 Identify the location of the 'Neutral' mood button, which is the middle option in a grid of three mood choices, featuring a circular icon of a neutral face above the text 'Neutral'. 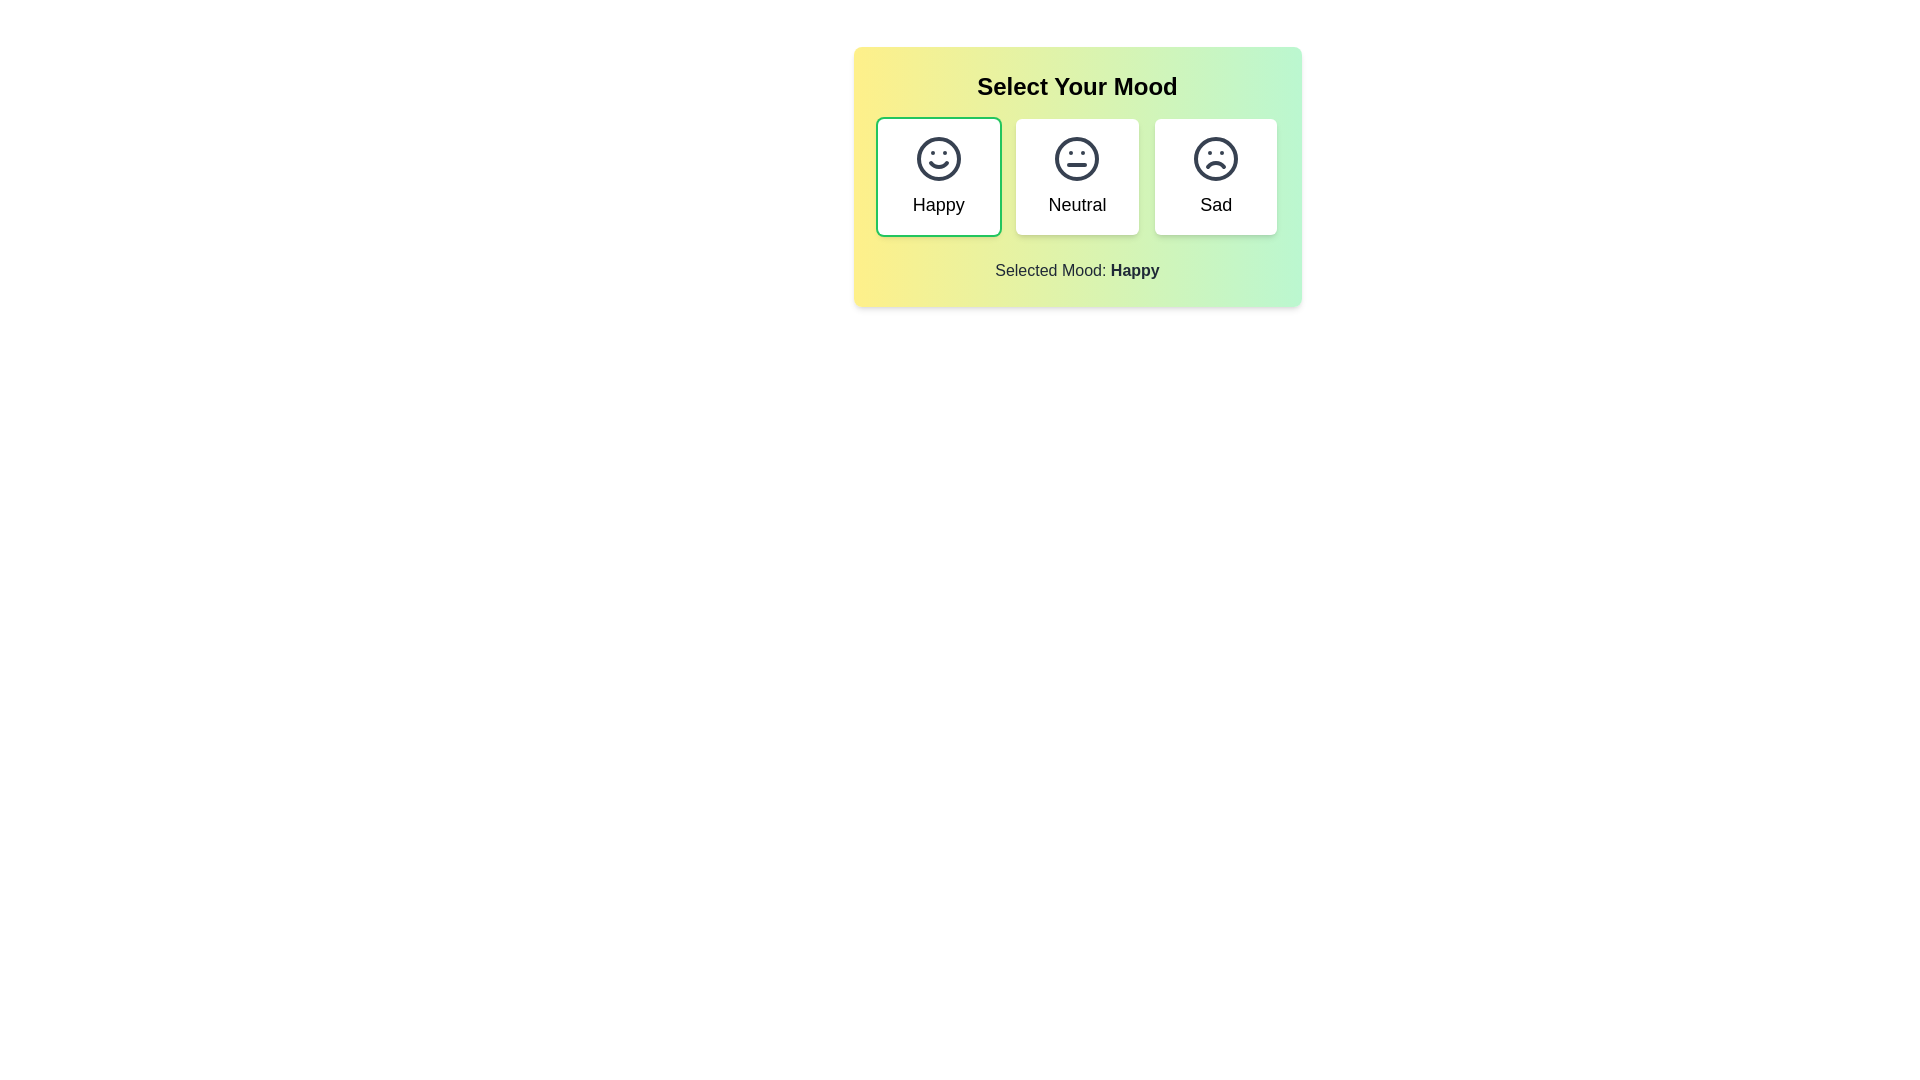
(1076, 176).